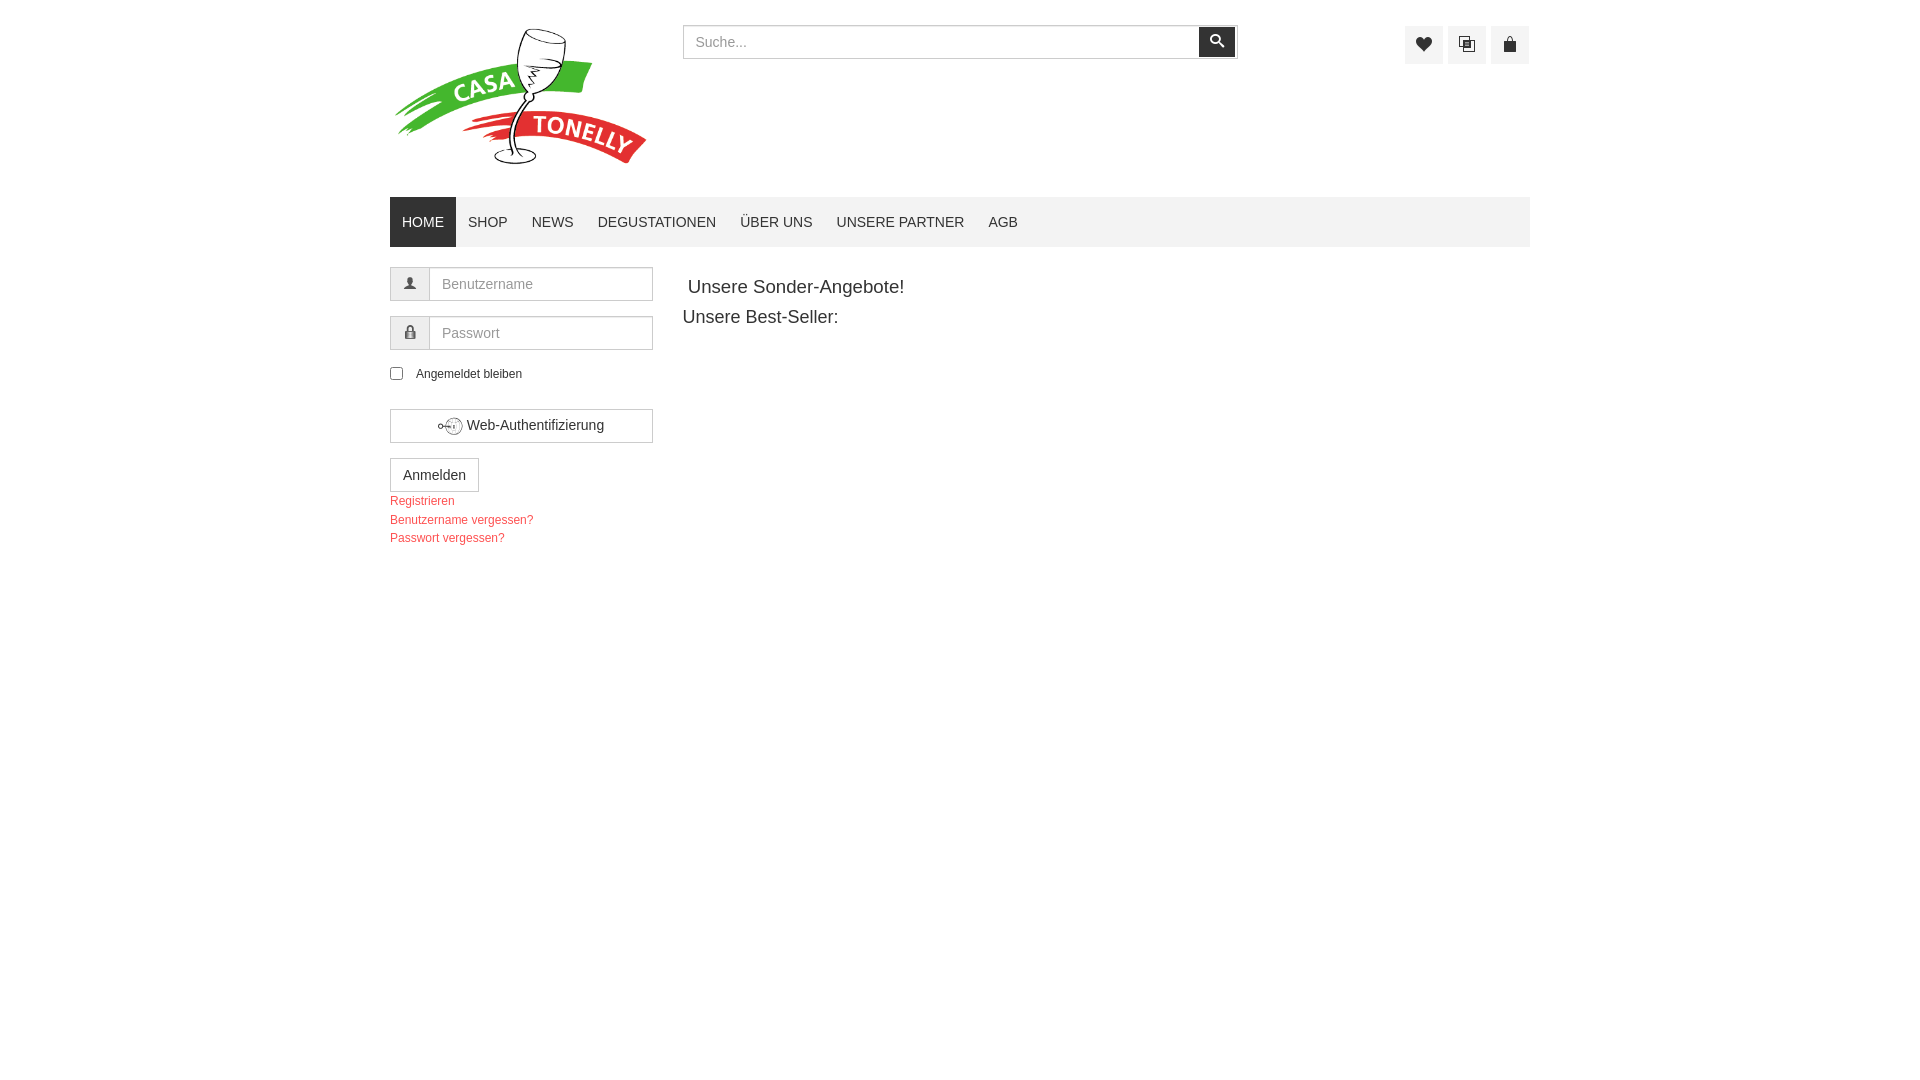  I want to click on 'NEWS', so click(552, 222).